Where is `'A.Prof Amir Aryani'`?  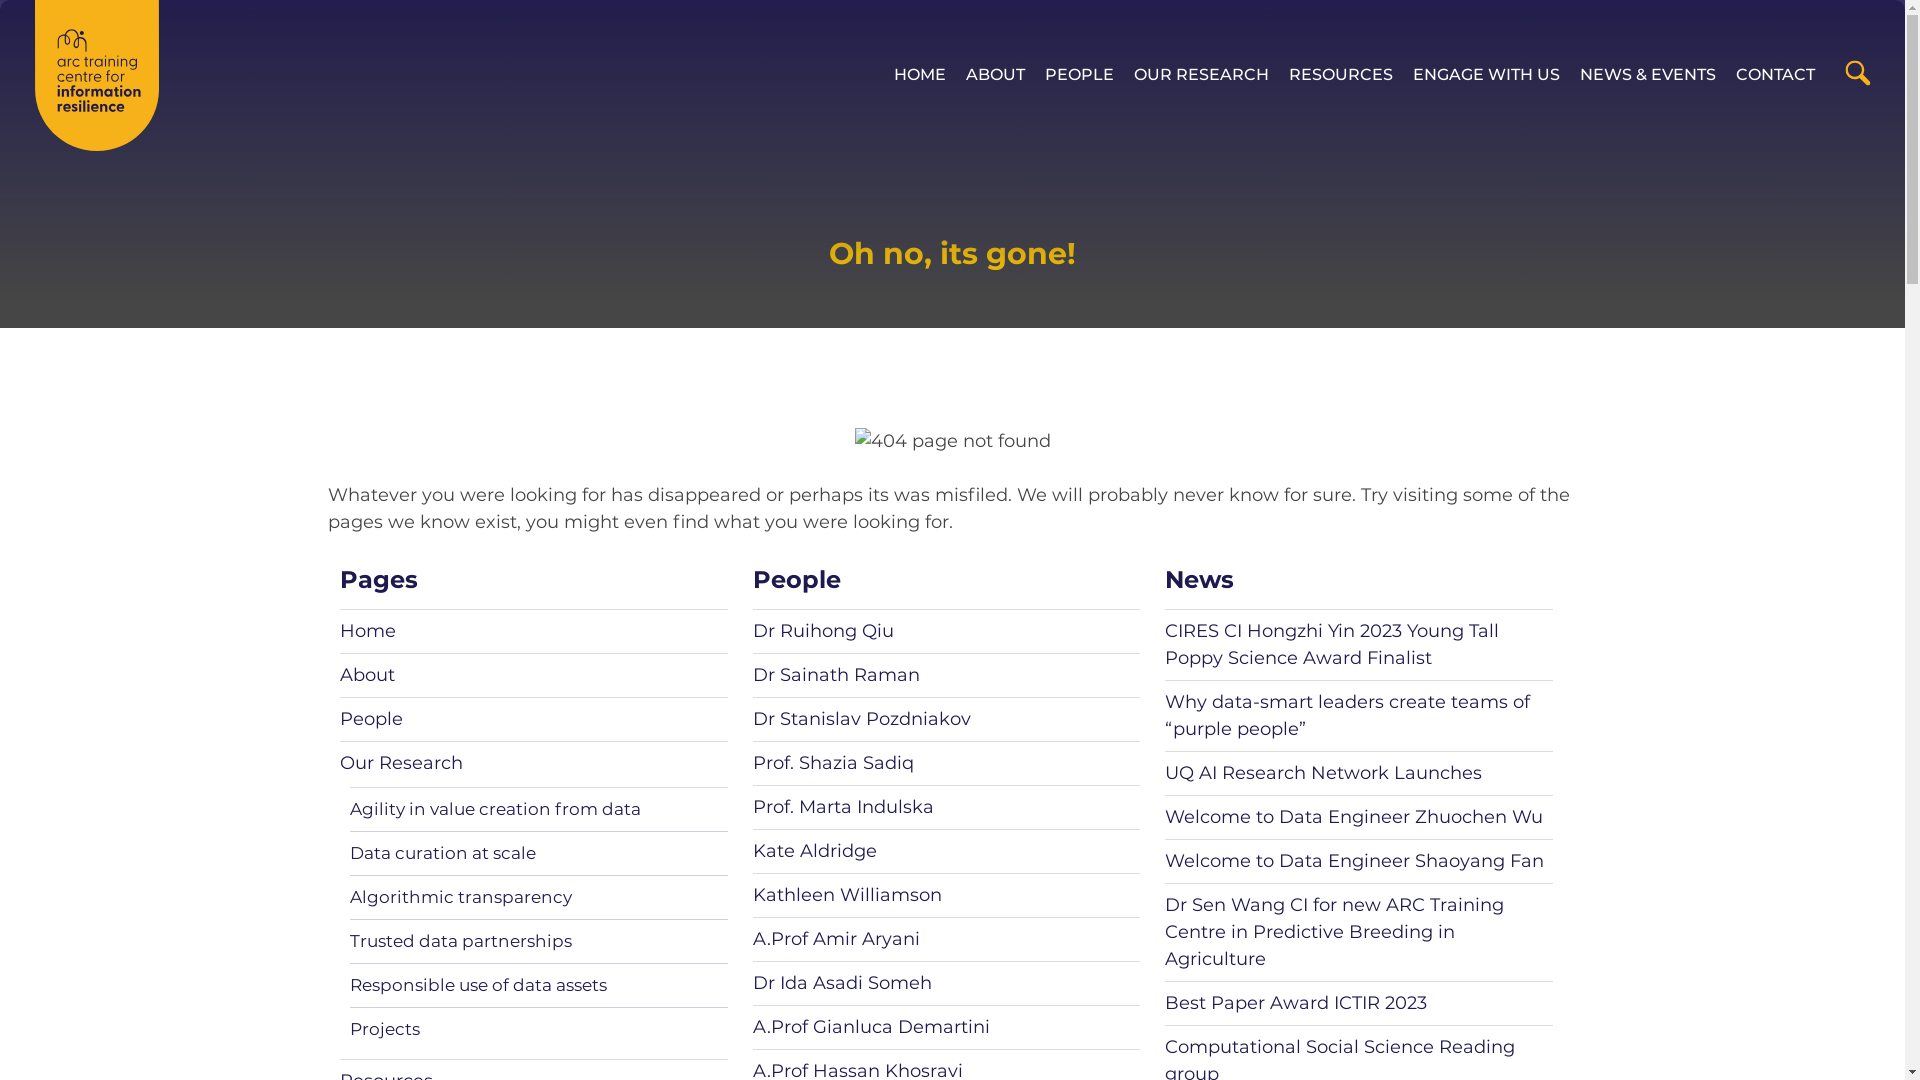 'A.Prof Amir Aryani' is located at coordinates (835, 938).